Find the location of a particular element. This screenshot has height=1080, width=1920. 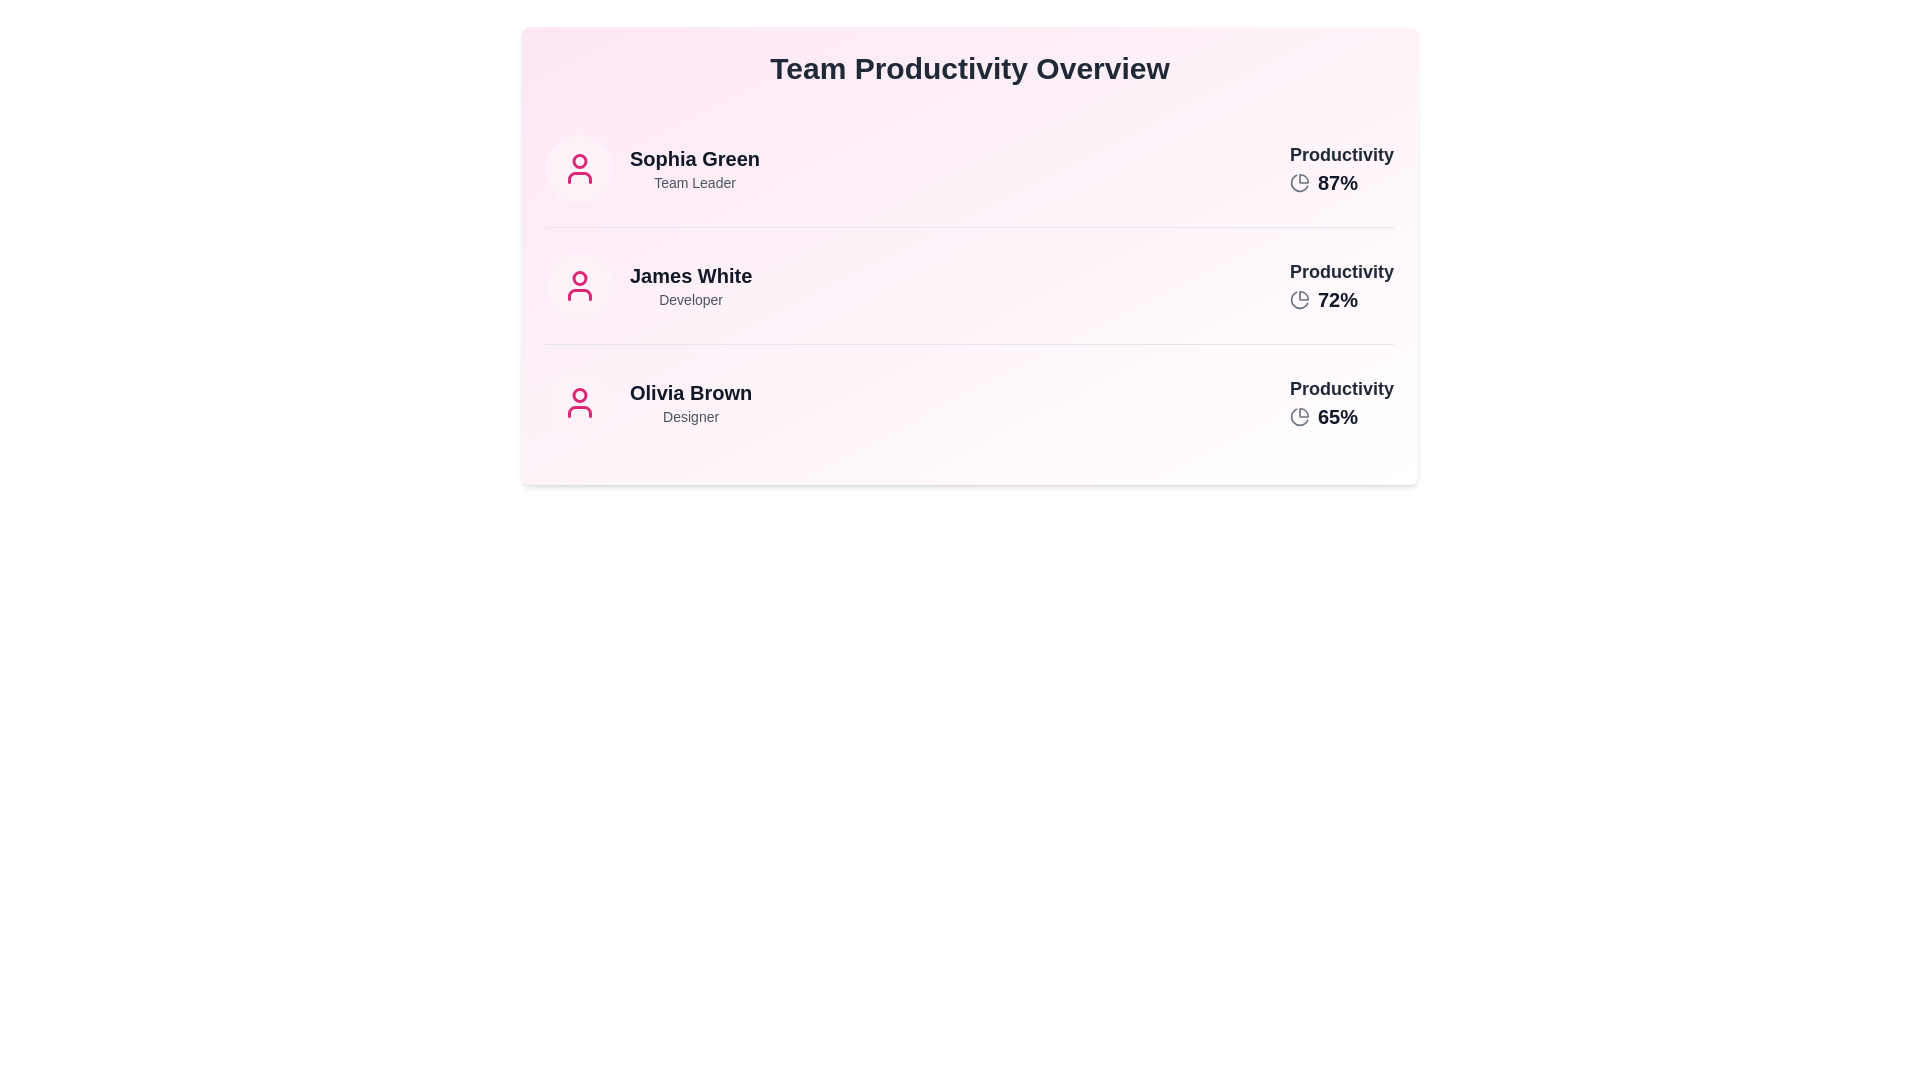

displayed percentage value (72%) from the text label indicating productivity metric for user 'James White' is located at coordinates (1338, 300).